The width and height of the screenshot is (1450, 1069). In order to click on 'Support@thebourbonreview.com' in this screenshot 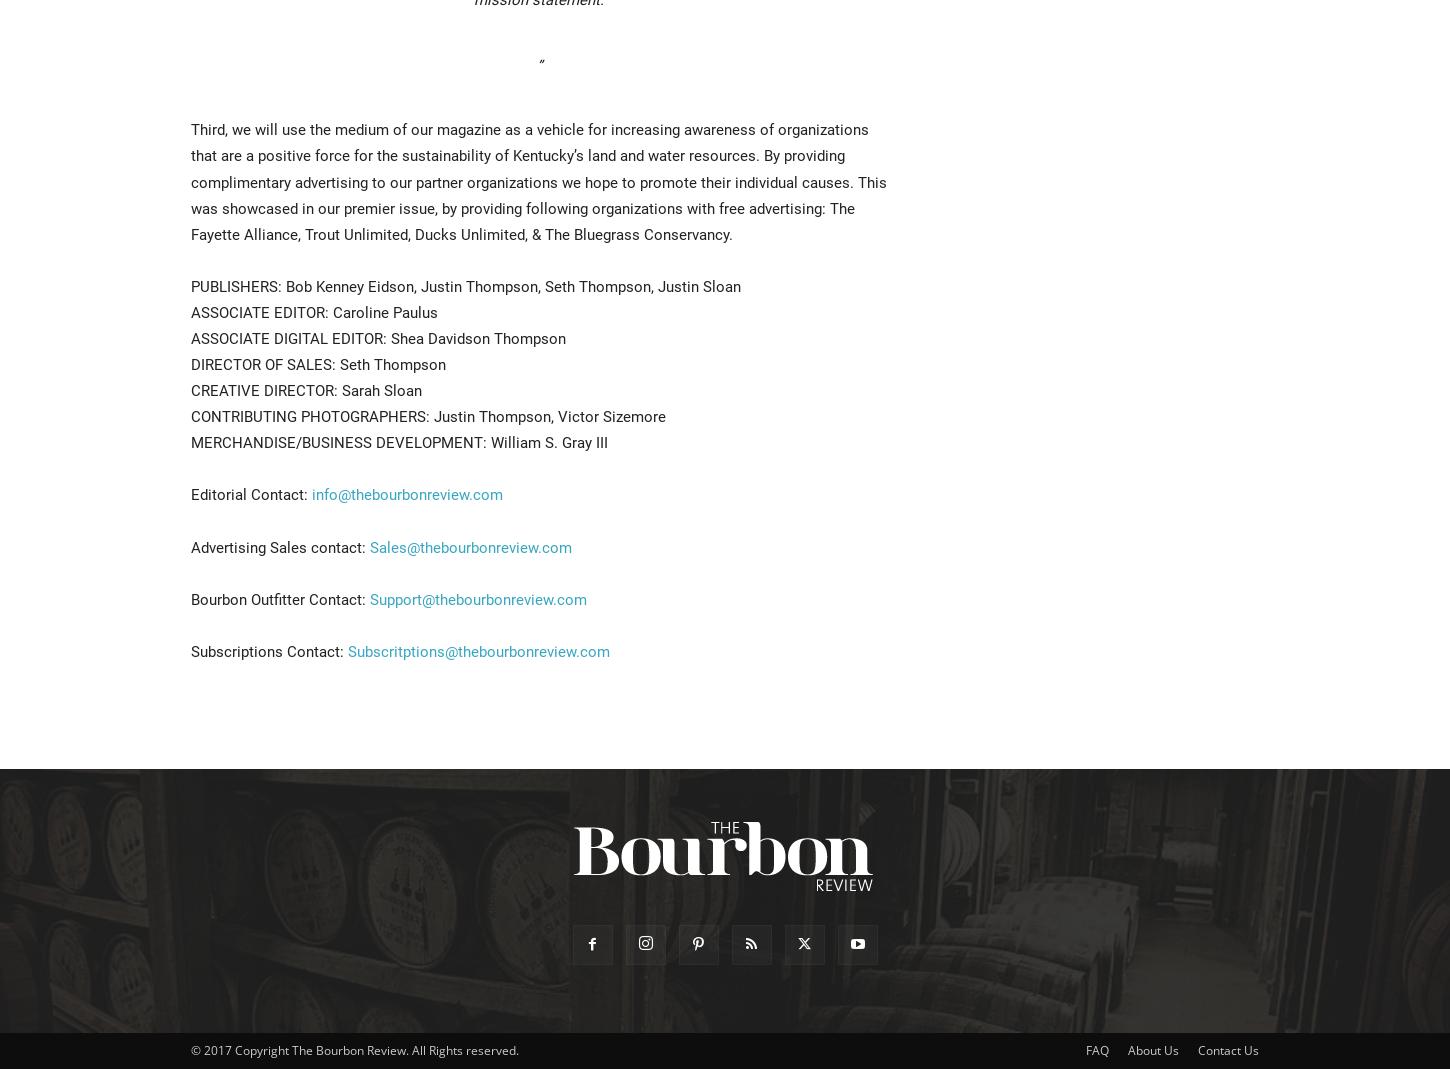, I will do `click(477, 598)`.